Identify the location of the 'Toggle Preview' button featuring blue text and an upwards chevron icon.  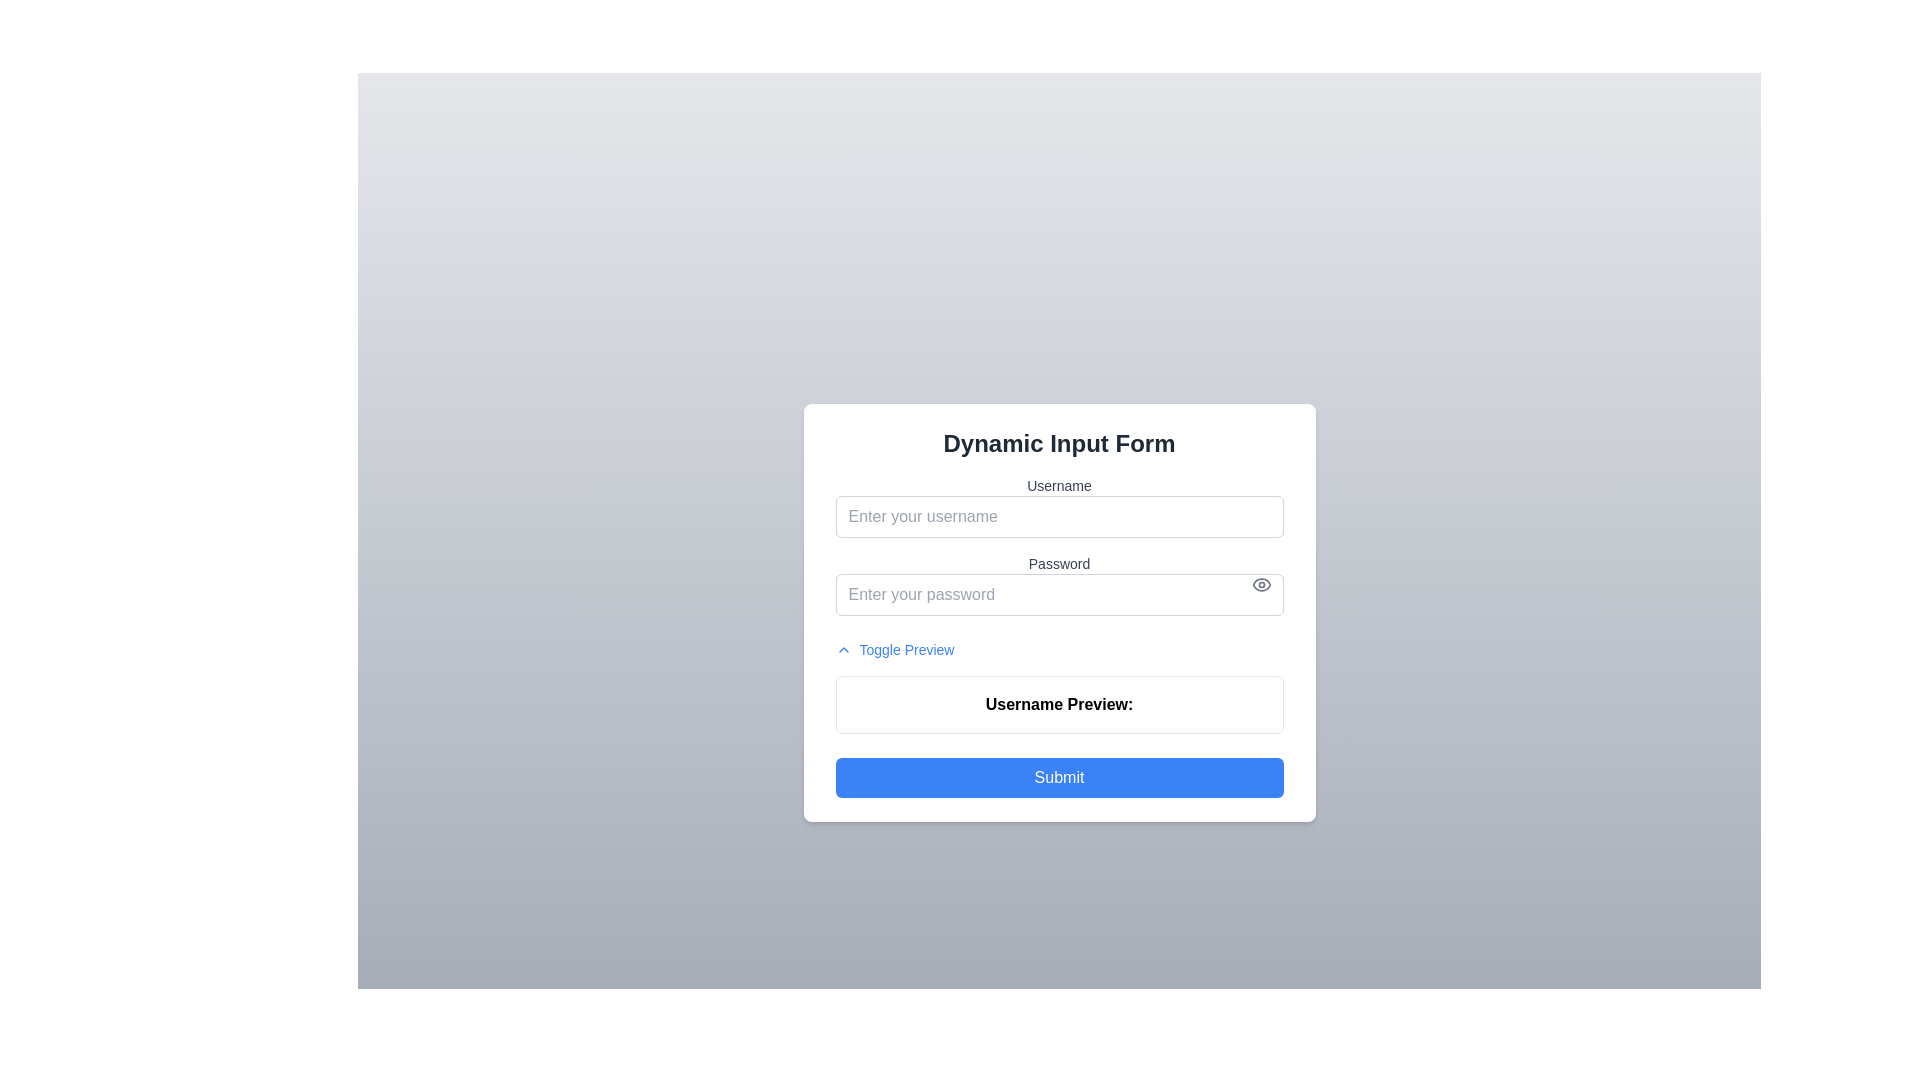
(893, 650).